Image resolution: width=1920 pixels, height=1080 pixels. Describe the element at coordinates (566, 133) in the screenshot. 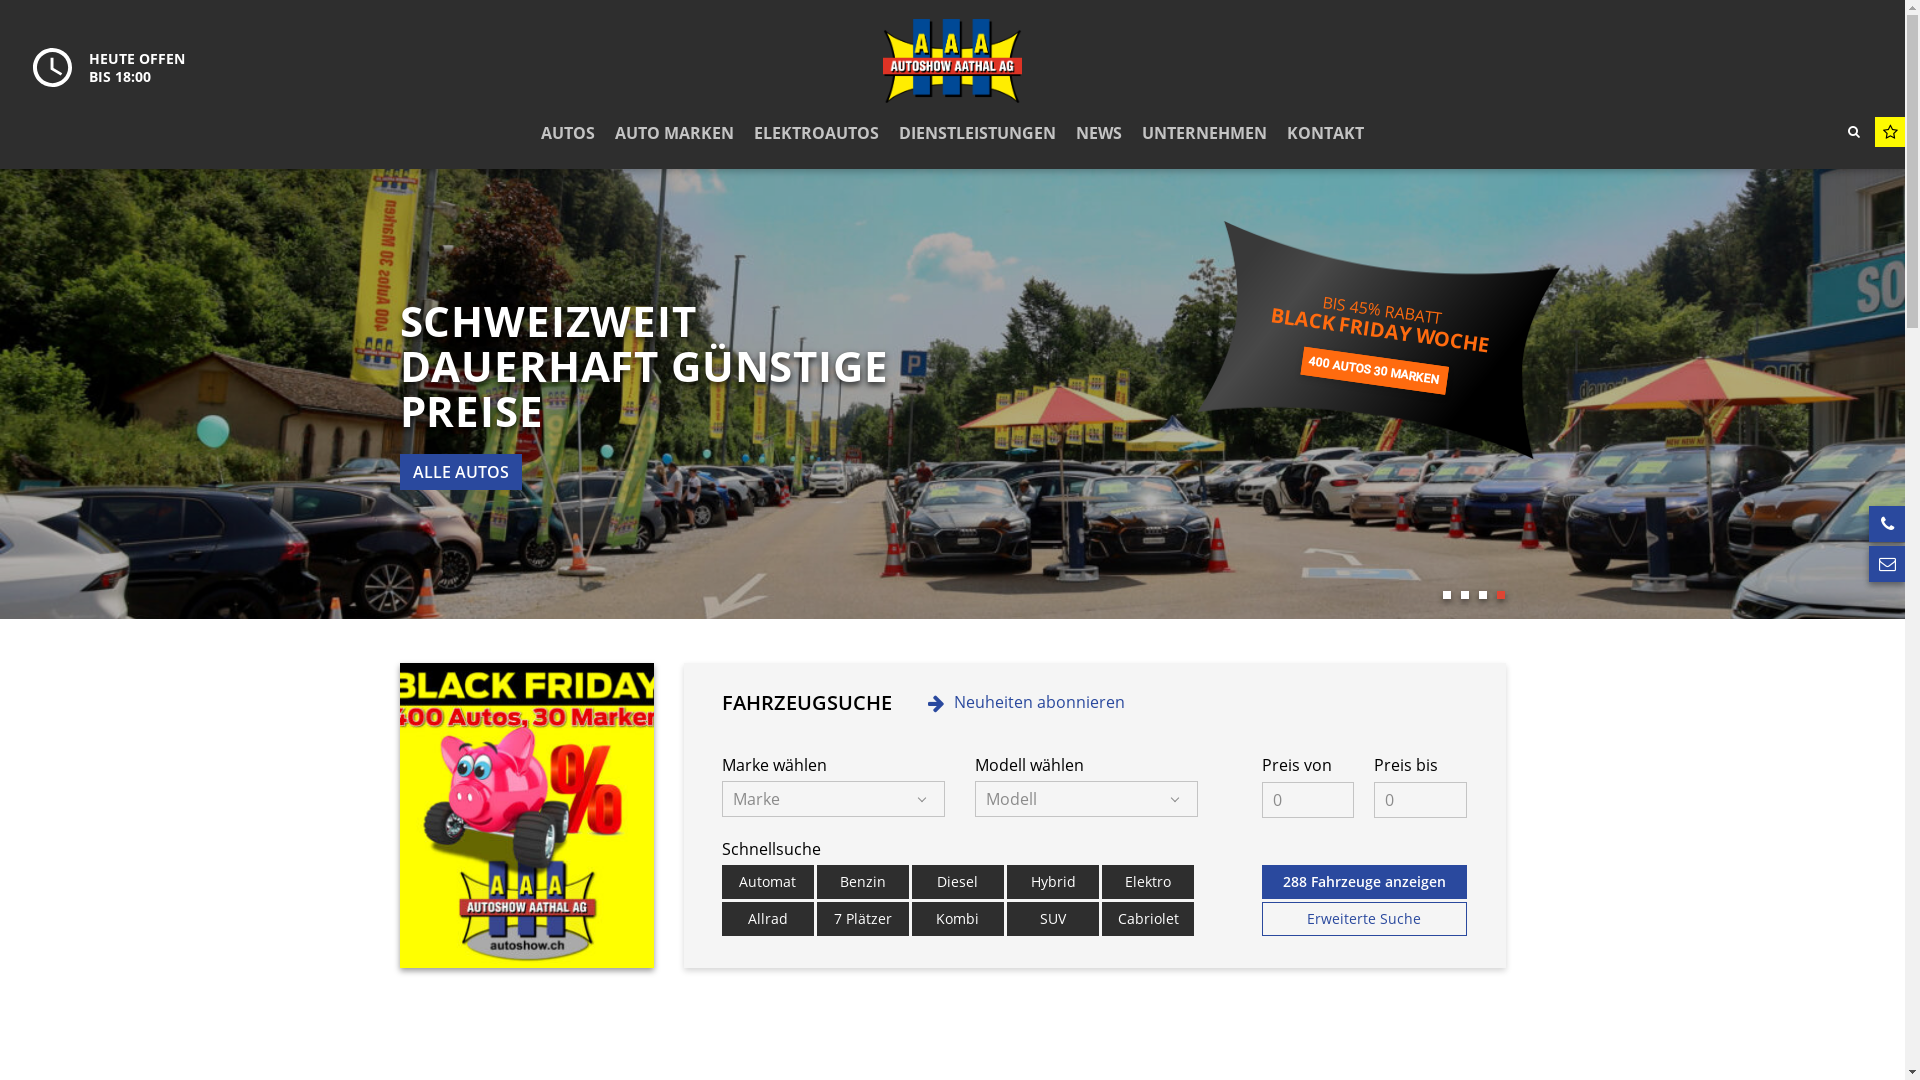

I see `'AUTOS'` at that location.